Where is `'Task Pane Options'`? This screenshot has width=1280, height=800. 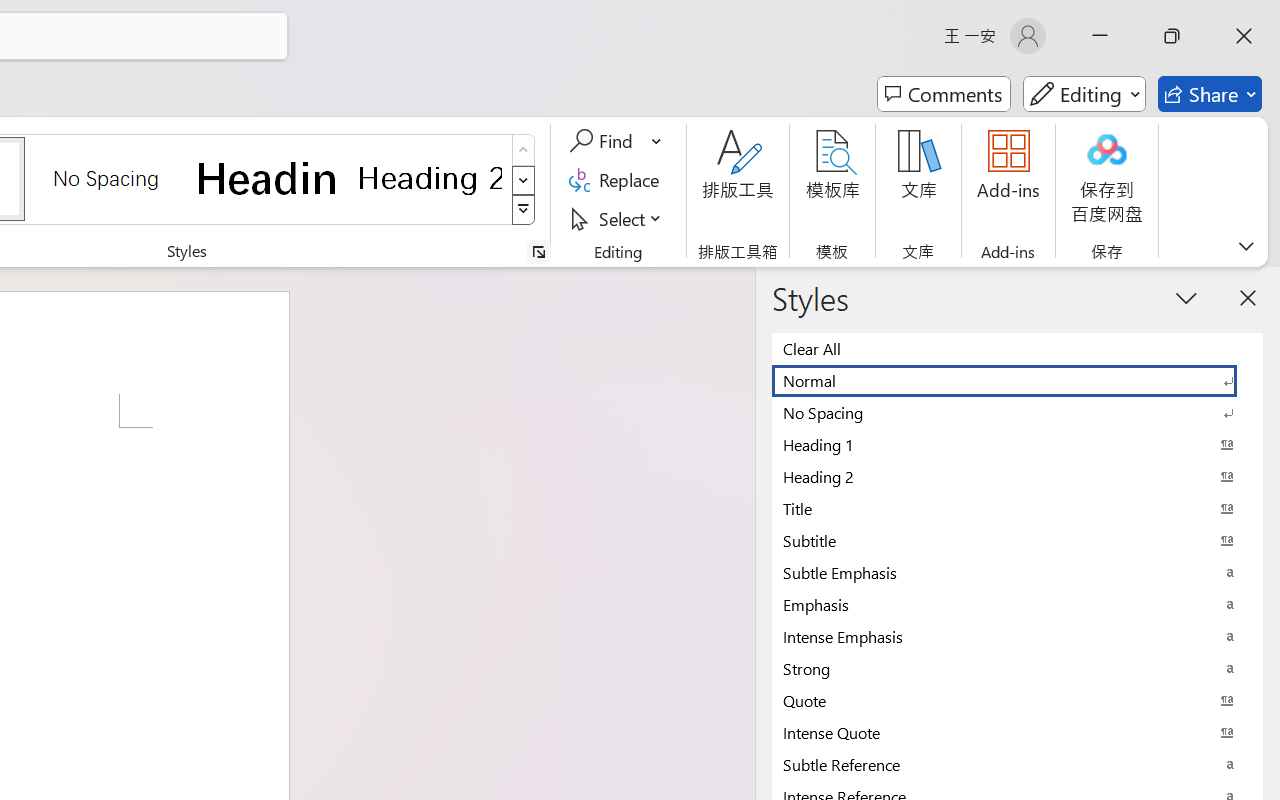 'Task Pane Options' is located at coordinates (1187, 297).